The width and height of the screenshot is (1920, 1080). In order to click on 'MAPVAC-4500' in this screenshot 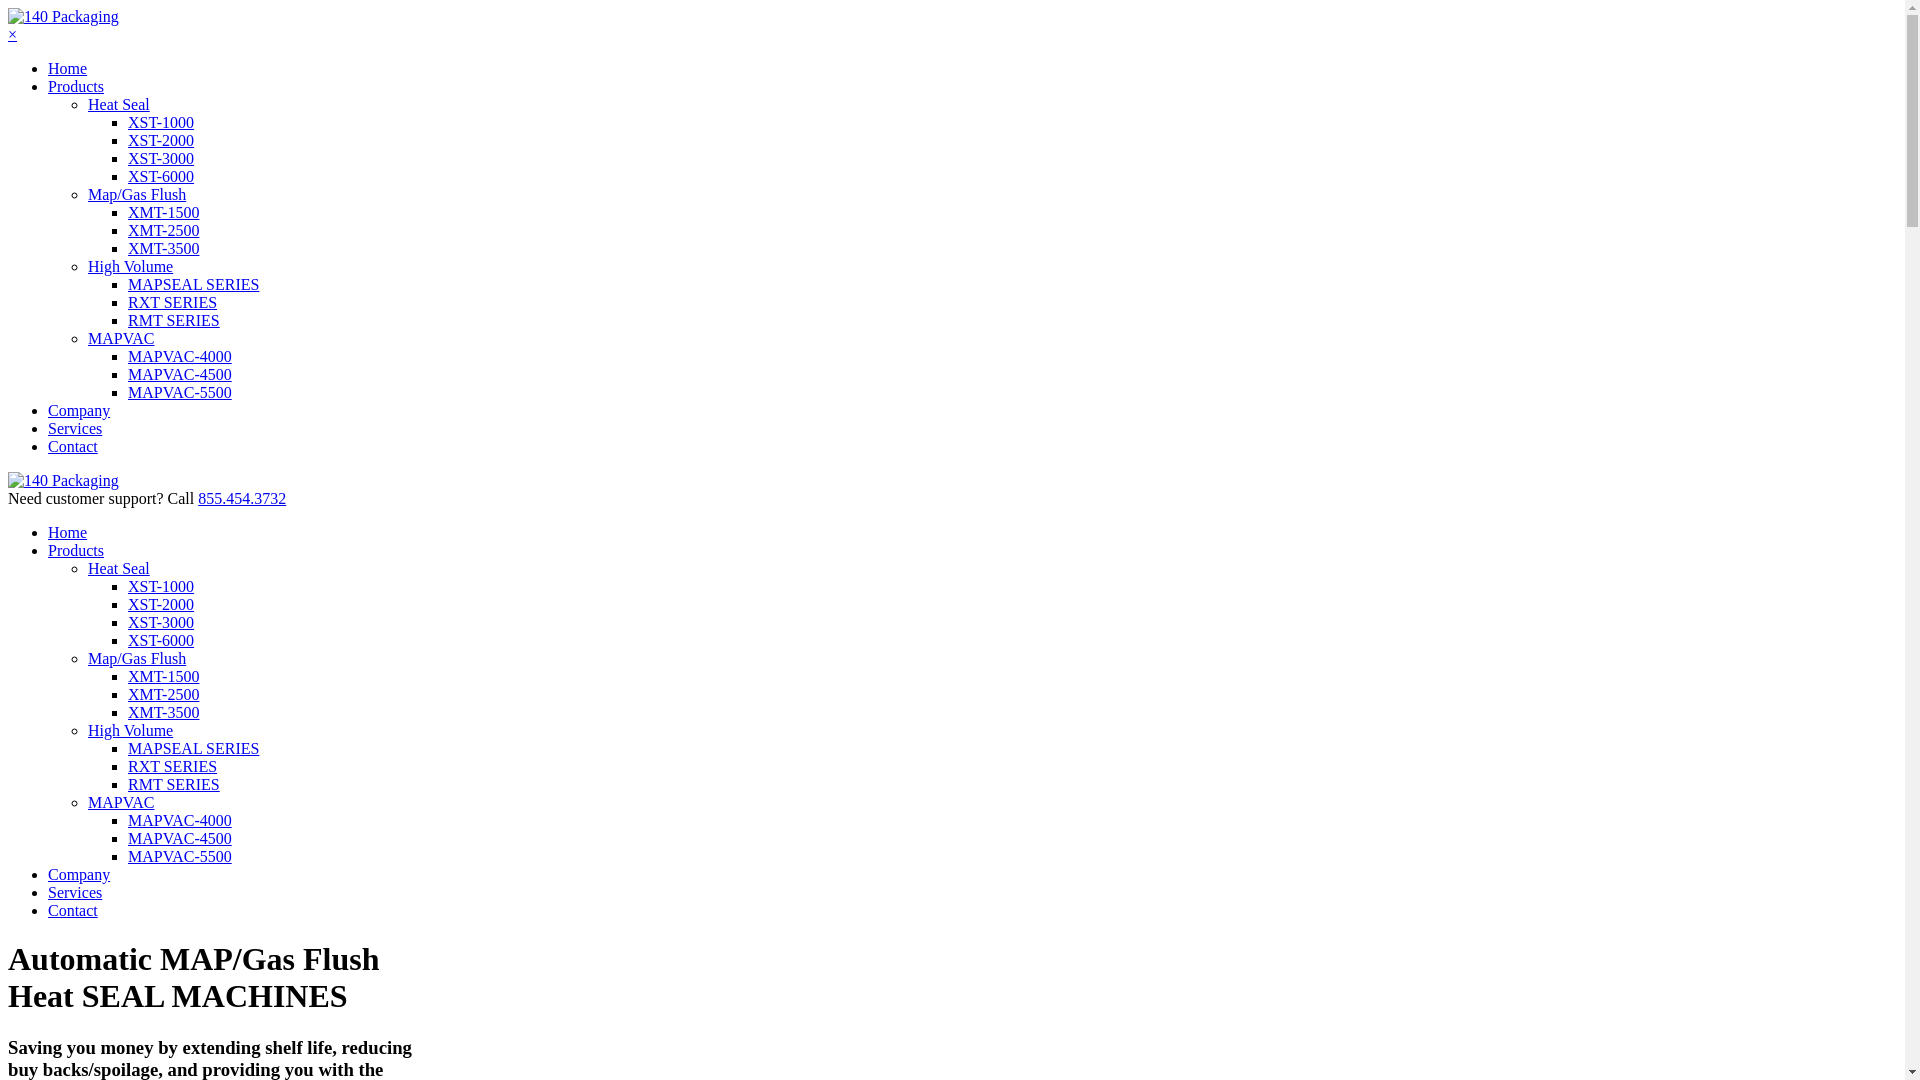, I will do `click(180, 838)`.